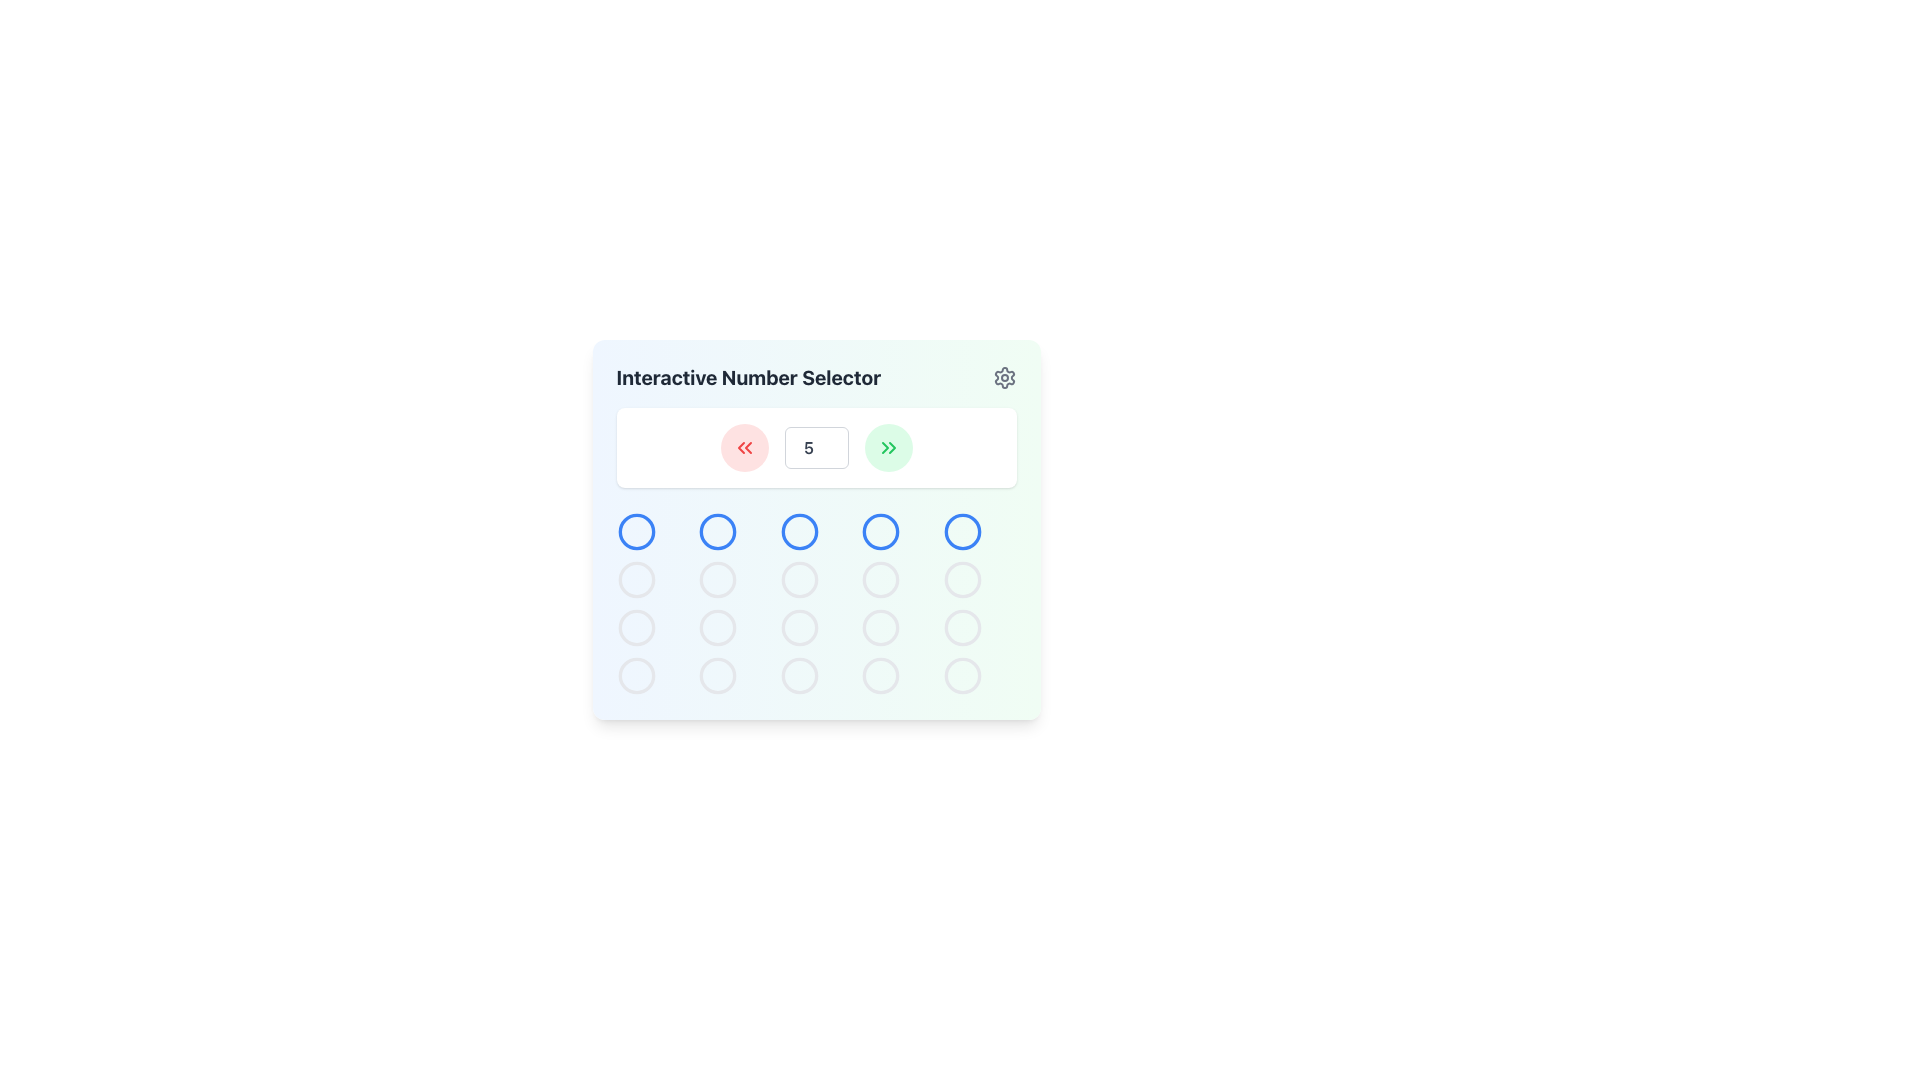 This screenshot has width=1920, height=1080. I want to click on the circular indicator button located in the third row and third column of the grid below the 'Interactive Number Selector', so click(798, 675).